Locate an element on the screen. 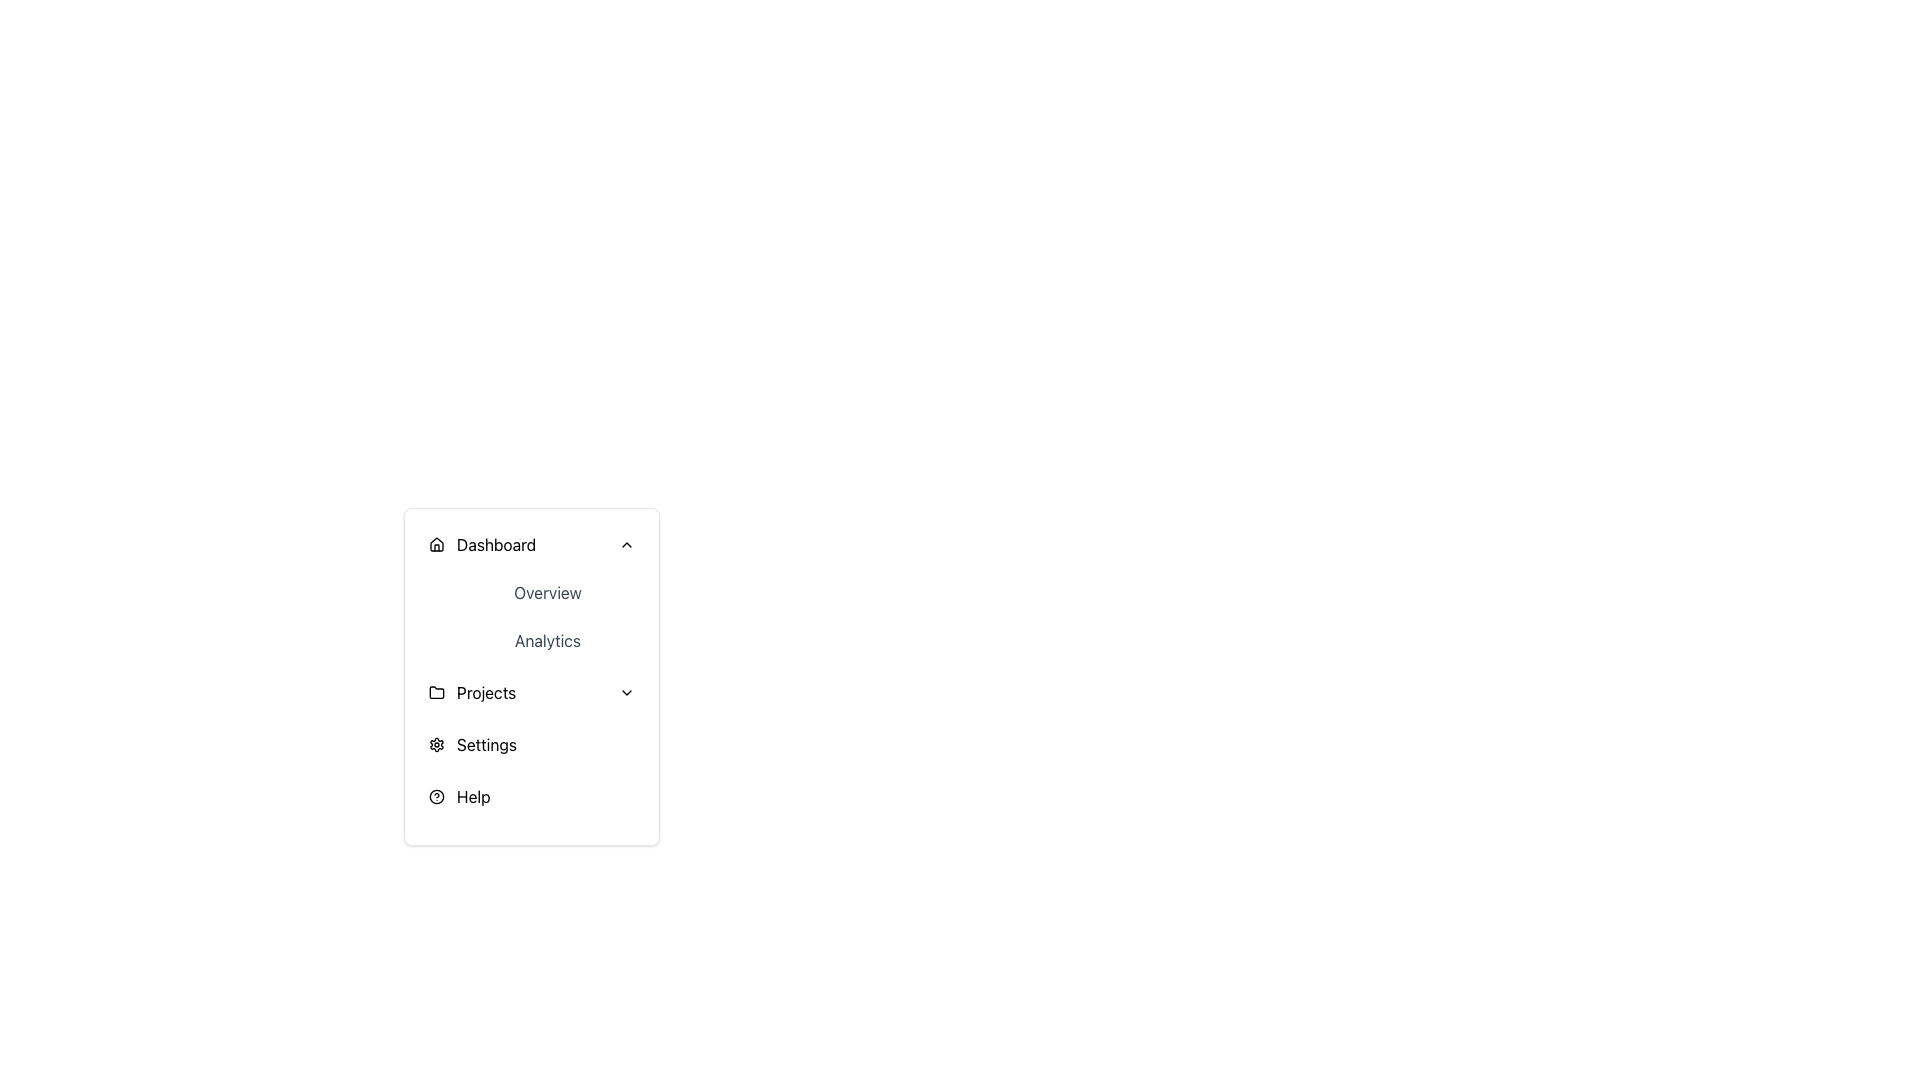 Image resolution: width=1920 pixels, height=1080 pixels. the 'Analytics' button located in the vertical navigation menu, which is directly below the 'Overview' option and above the 'Projects' option in the 'Dashboard' section is located at coordinates (547, 640).